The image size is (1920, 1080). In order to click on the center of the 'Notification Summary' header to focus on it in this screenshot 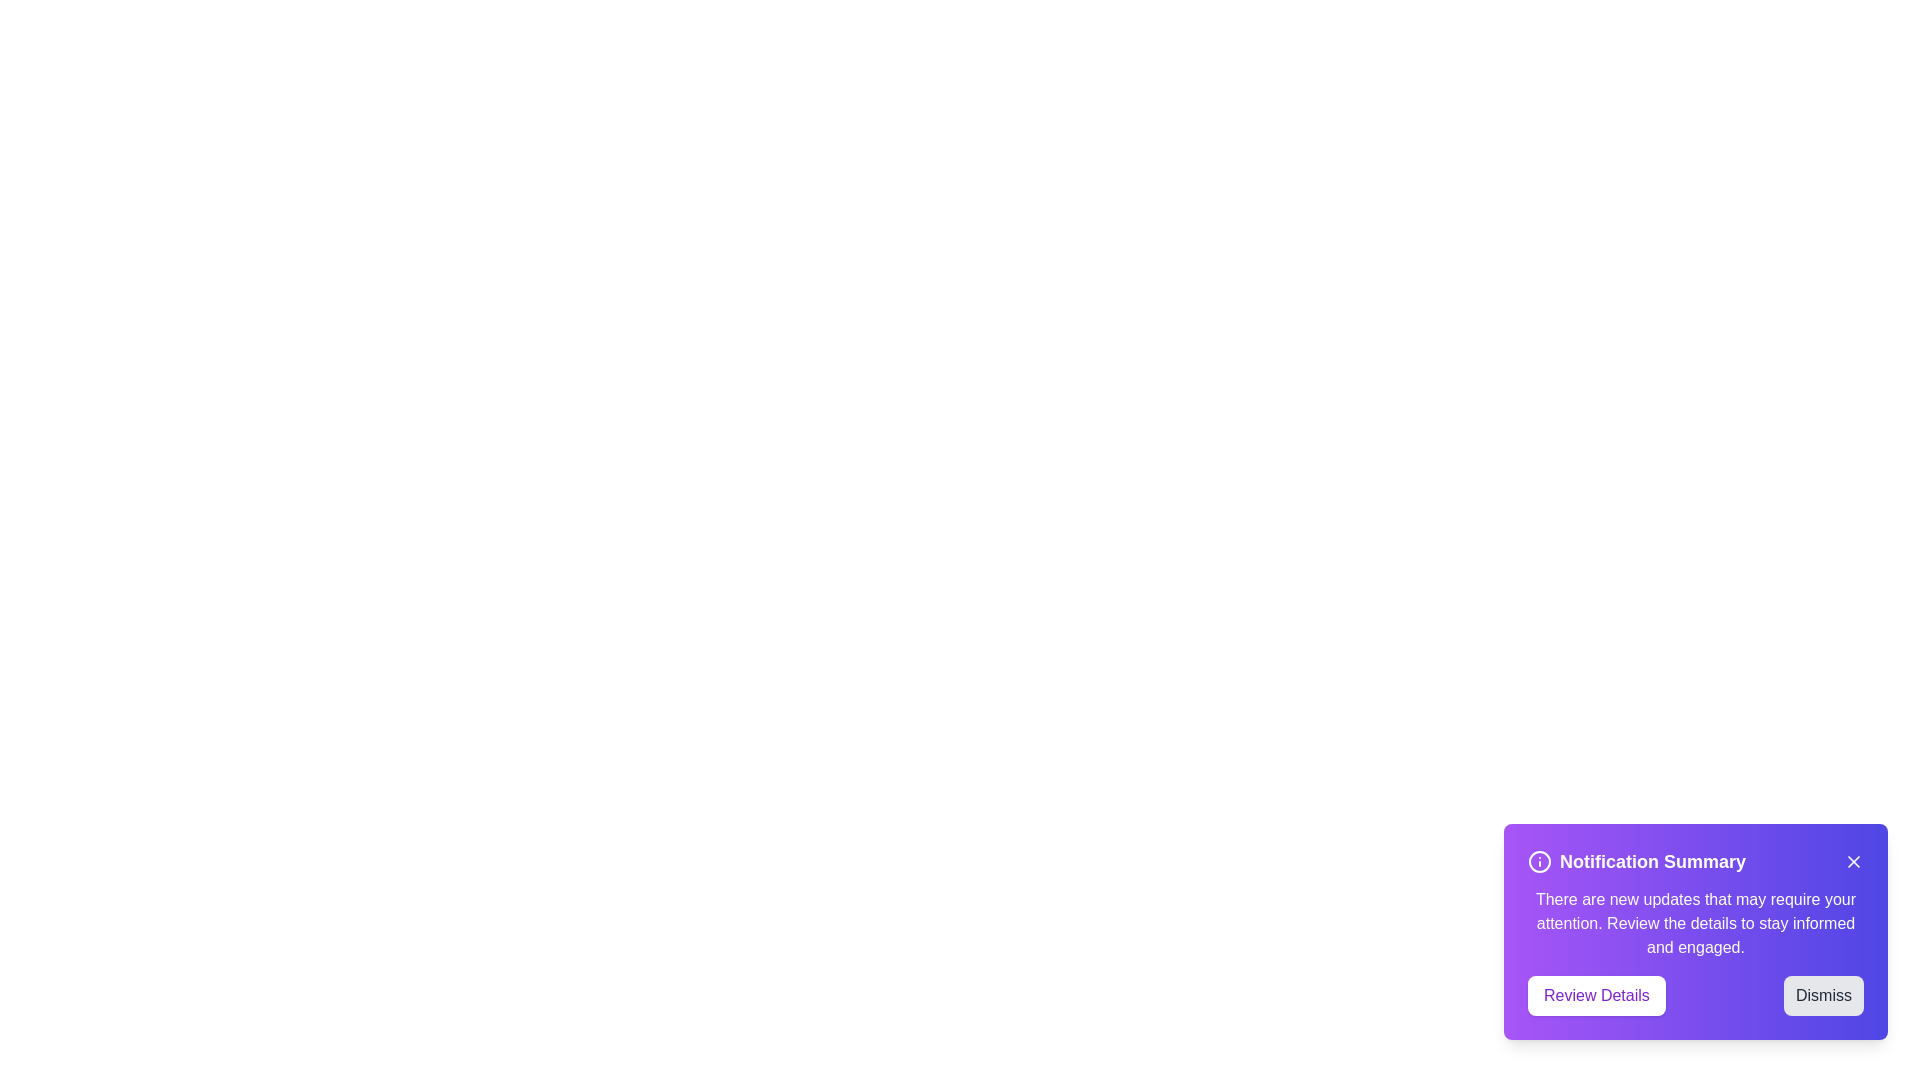, I will do `click(1652, 860)`.